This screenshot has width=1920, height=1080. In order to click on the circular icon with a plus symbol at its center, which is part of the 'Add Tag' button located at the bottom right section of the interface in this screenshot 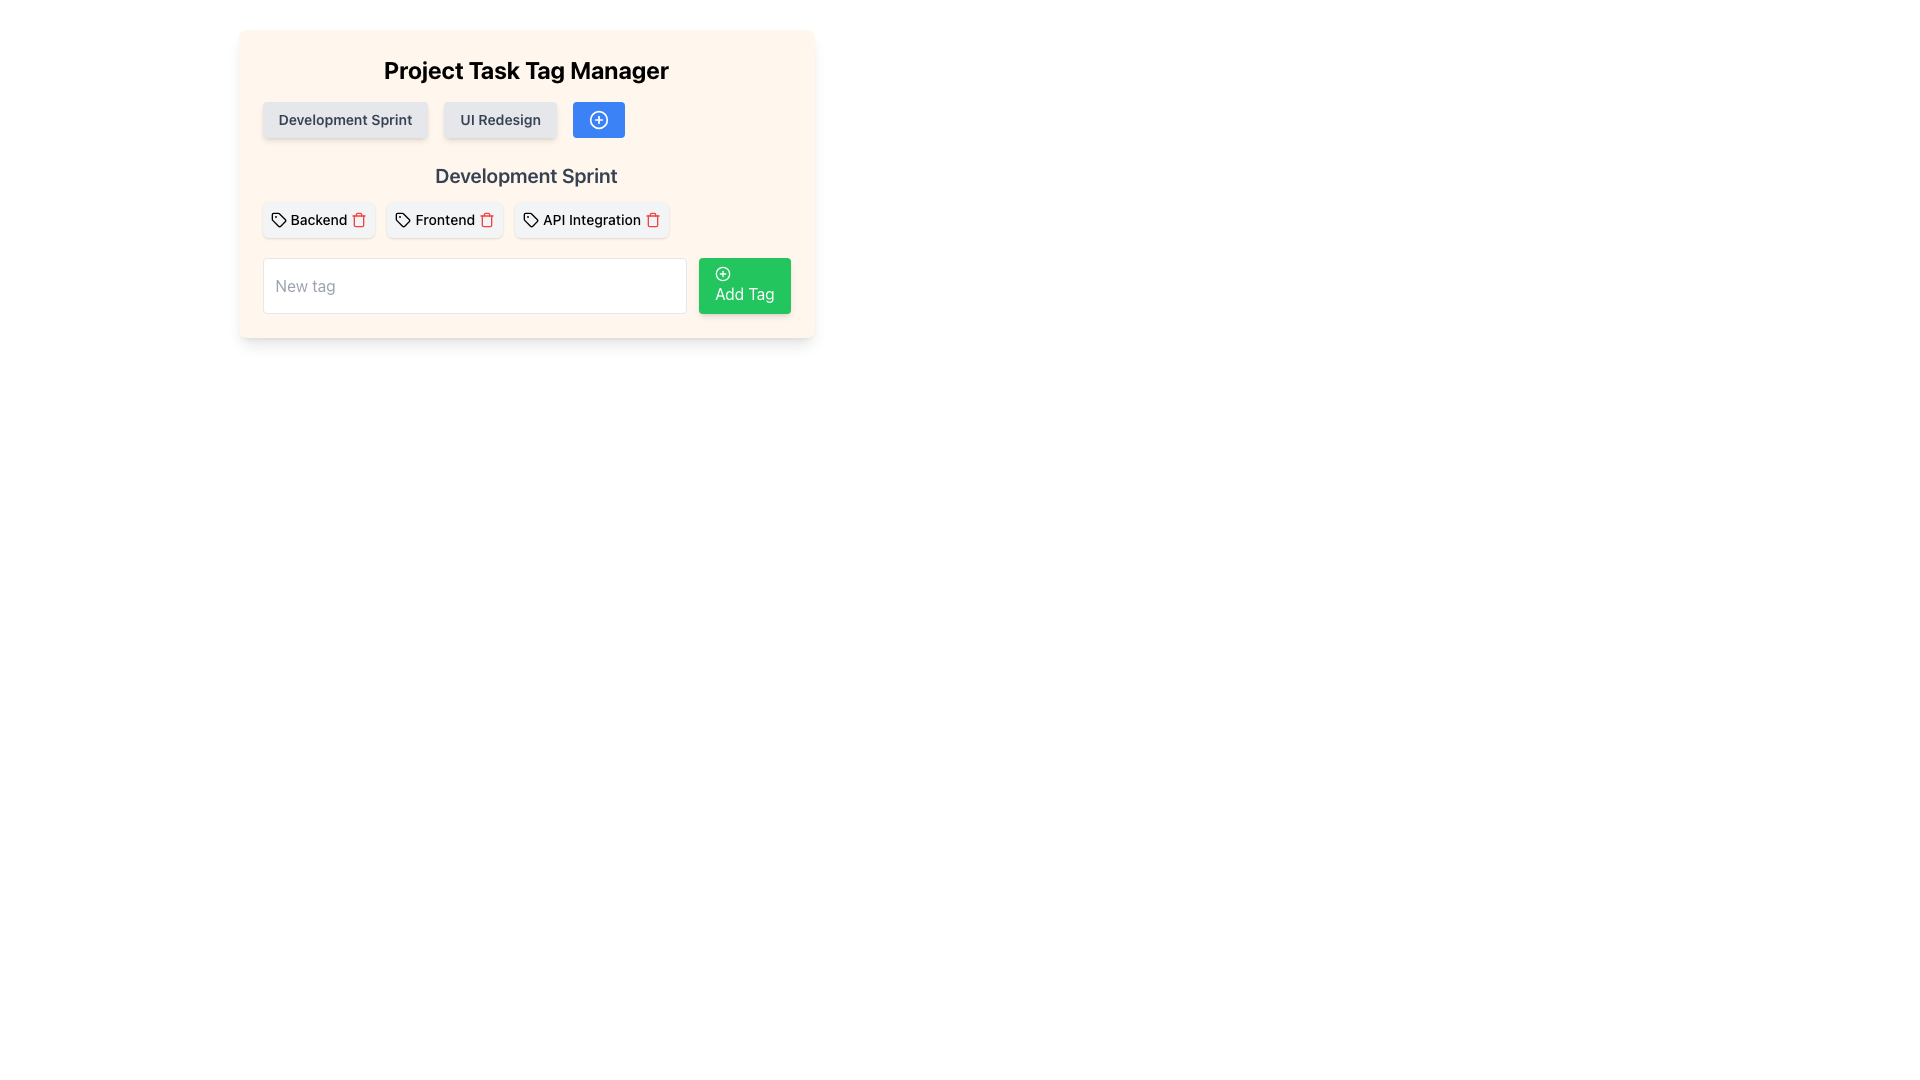, I will do `click(598, 119)`.